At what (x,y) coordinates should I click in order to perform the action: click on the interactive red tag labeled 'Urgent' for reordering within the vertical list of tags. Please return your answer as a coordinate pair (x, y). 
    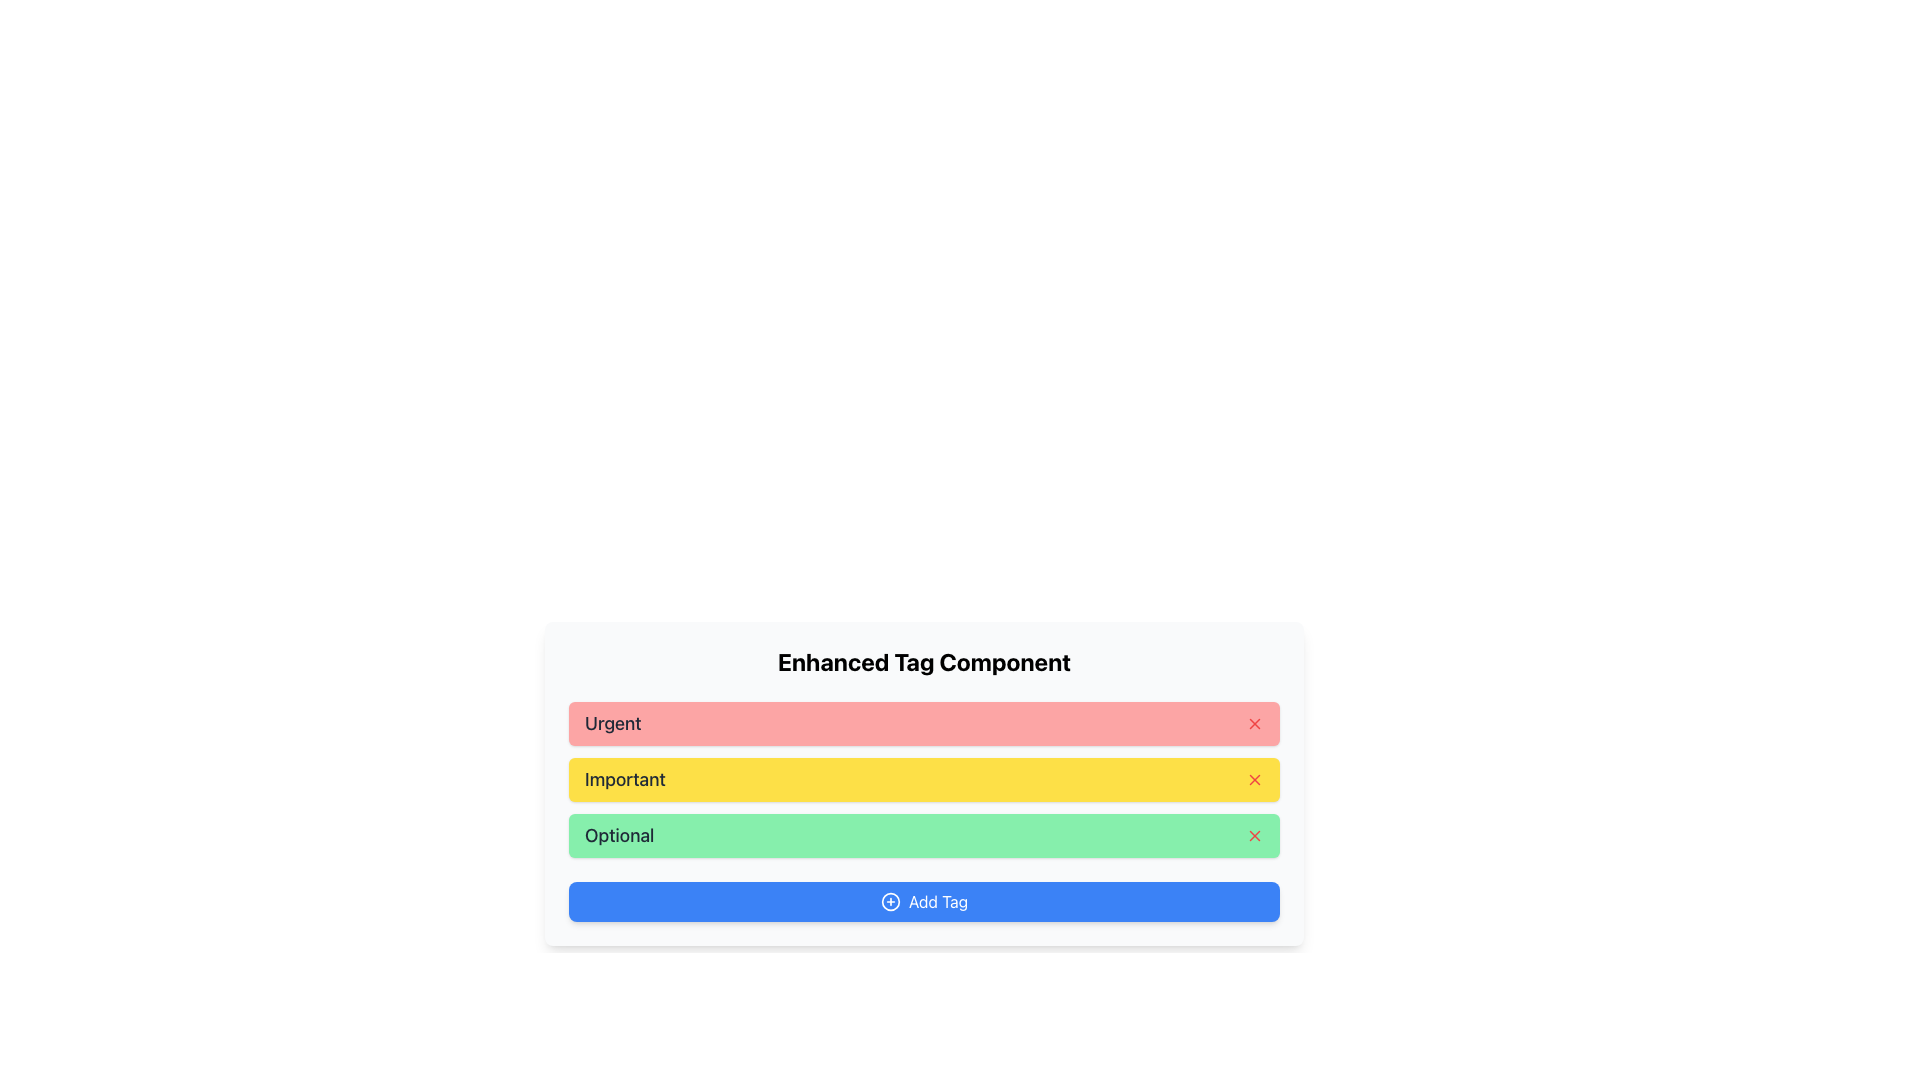
    Looking at the image, I should click on (923, 724).